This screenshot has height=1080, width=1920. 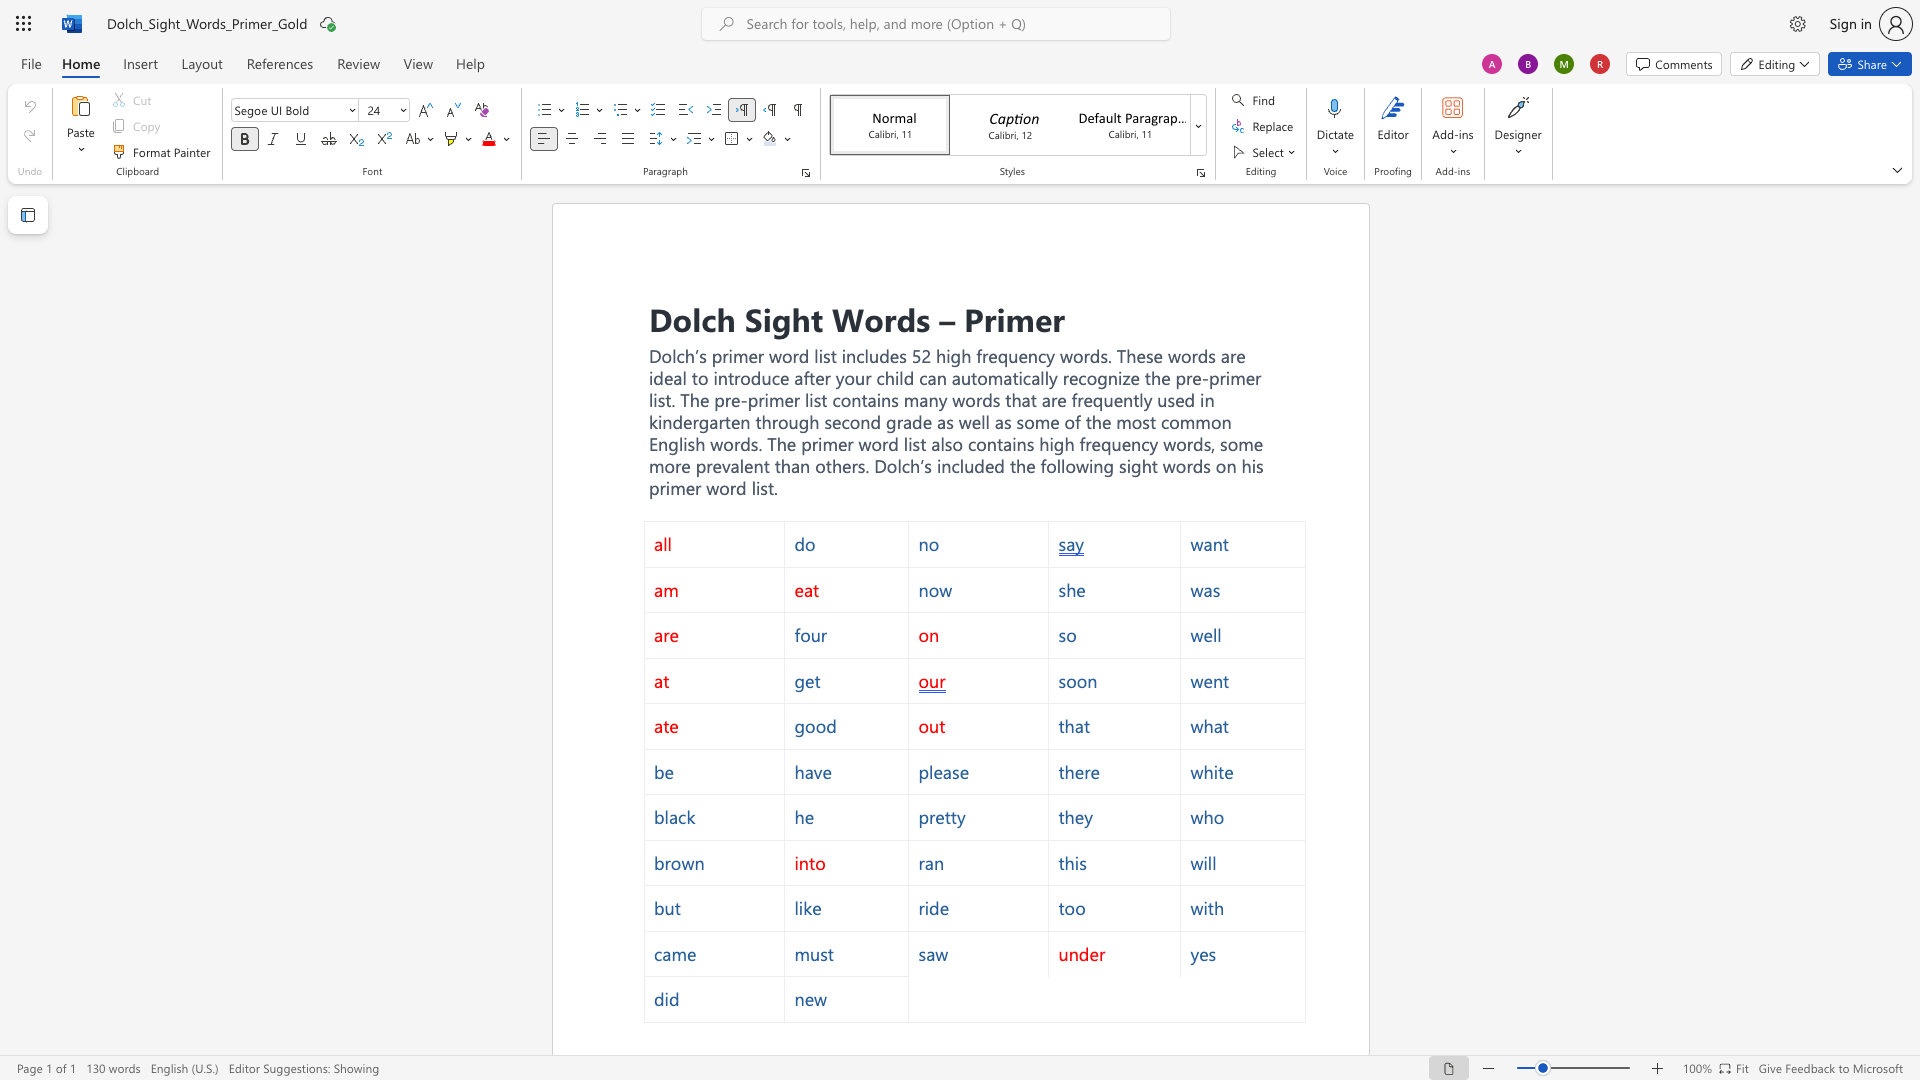 What do you see at coordinates (820, 466) in the screenshot?
I see `the 4th character "o" in the text` at bounding box center [820, 466].